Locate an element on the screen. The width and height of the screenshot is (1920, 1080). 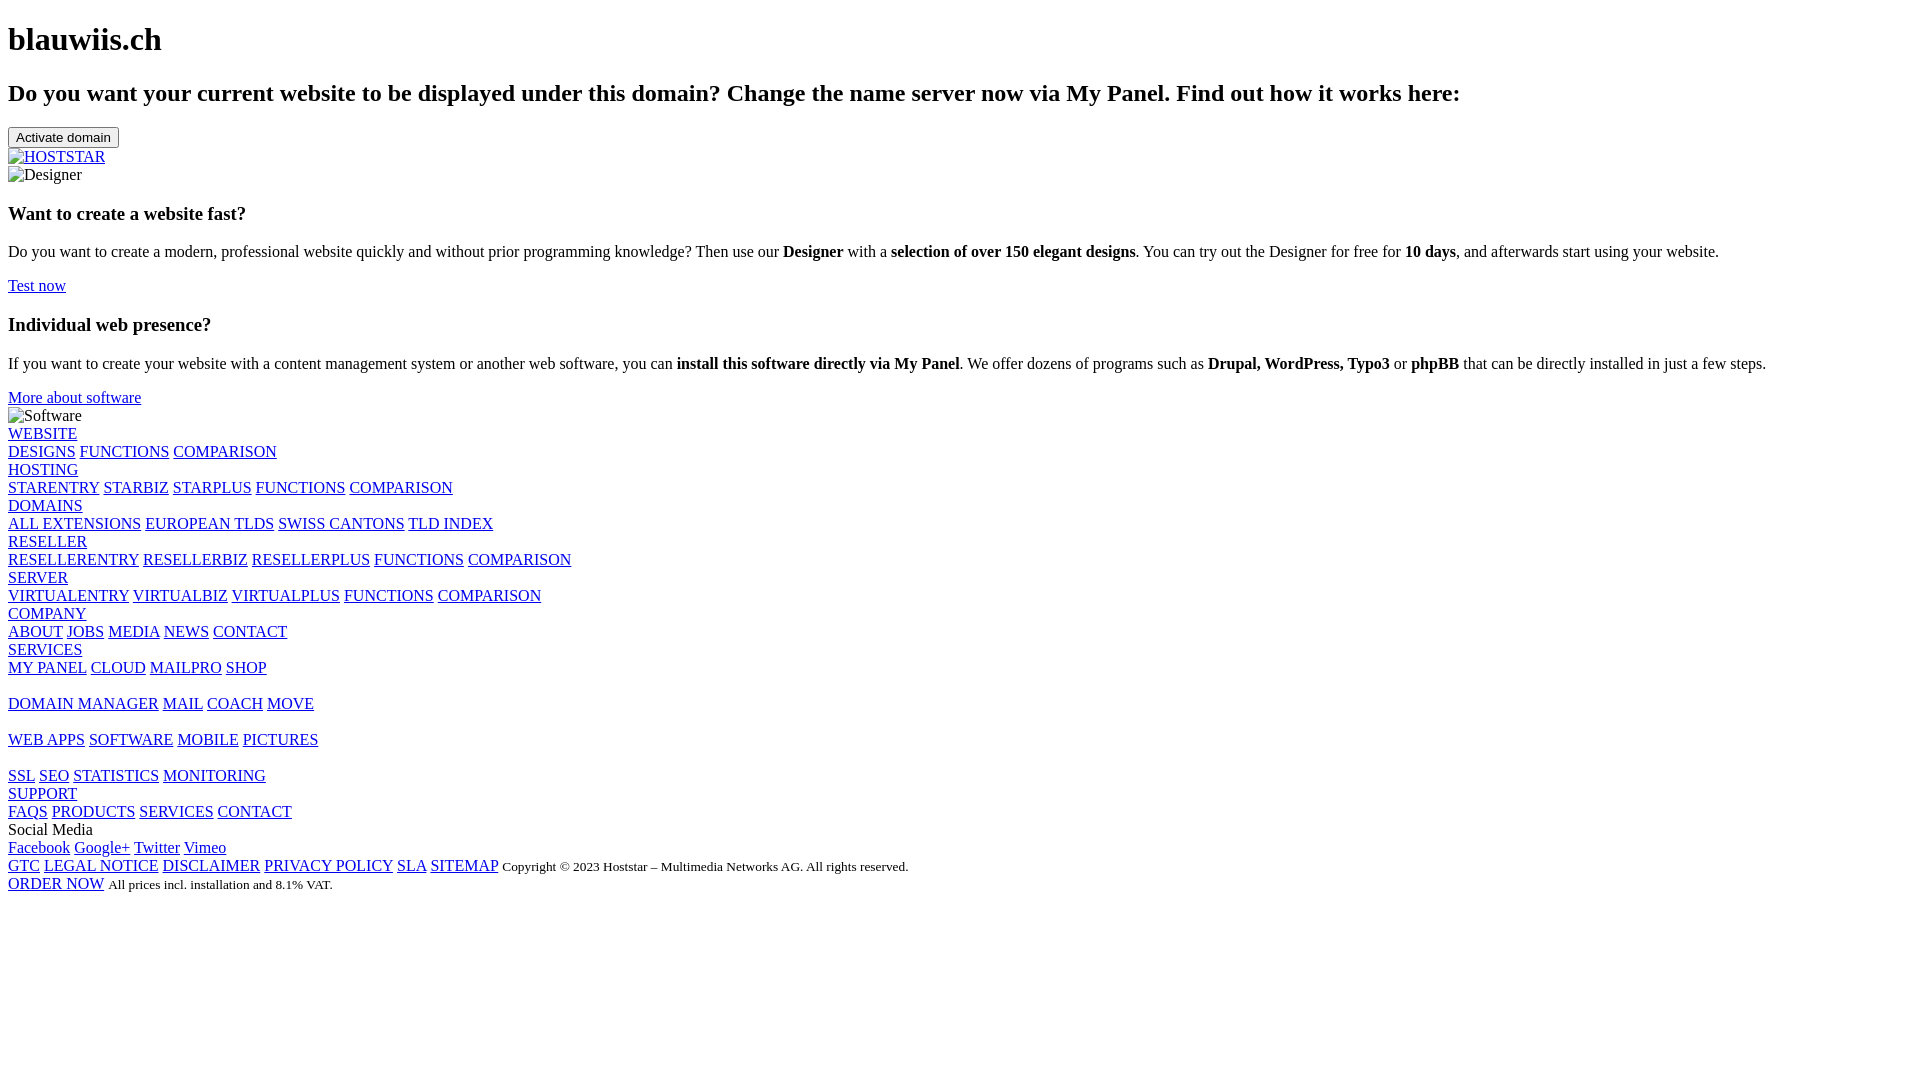
'SLA' is located at coordinates (410, 864).